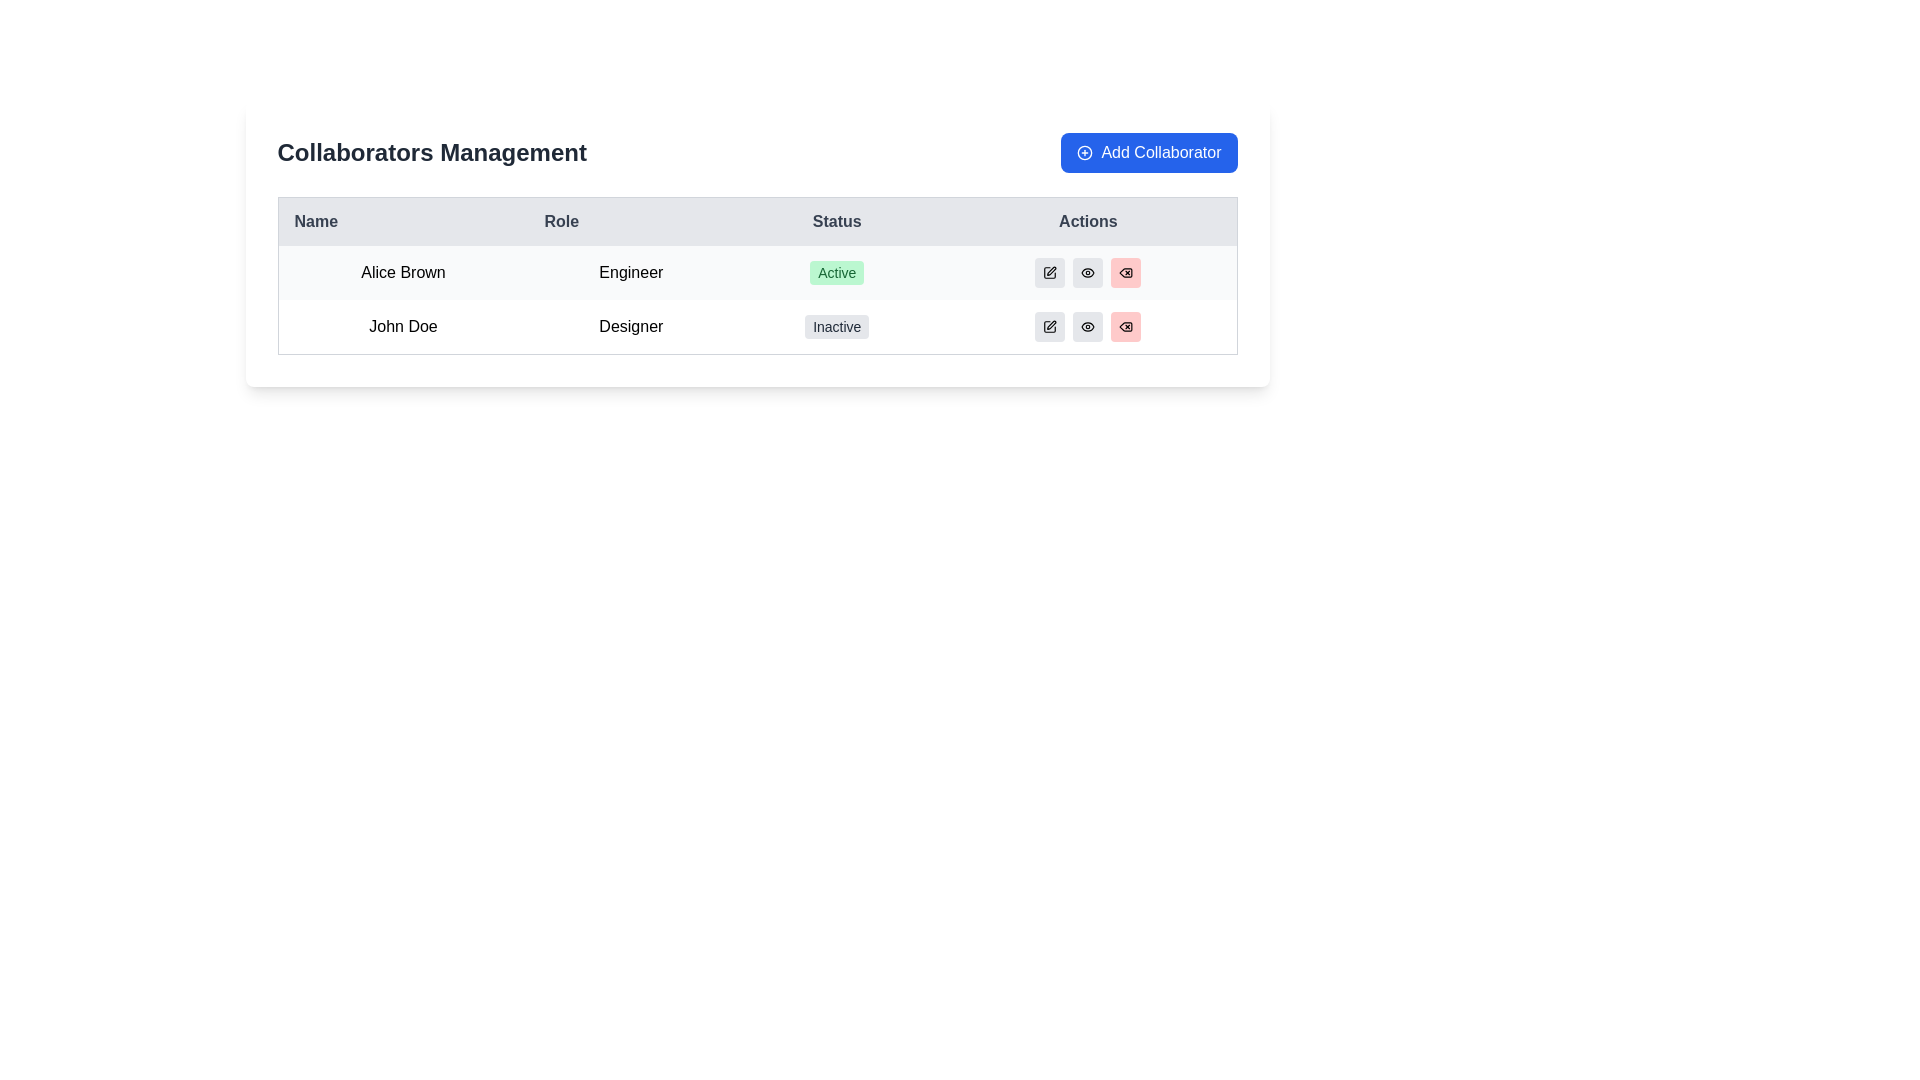 The width and height of the screenshot is (1920, 1080). I want to click on the square button with a gray background and a pen icon located in the 'Actions' column for the second row associated with 'John Doe' to initiate edit, so click(1049, 326).